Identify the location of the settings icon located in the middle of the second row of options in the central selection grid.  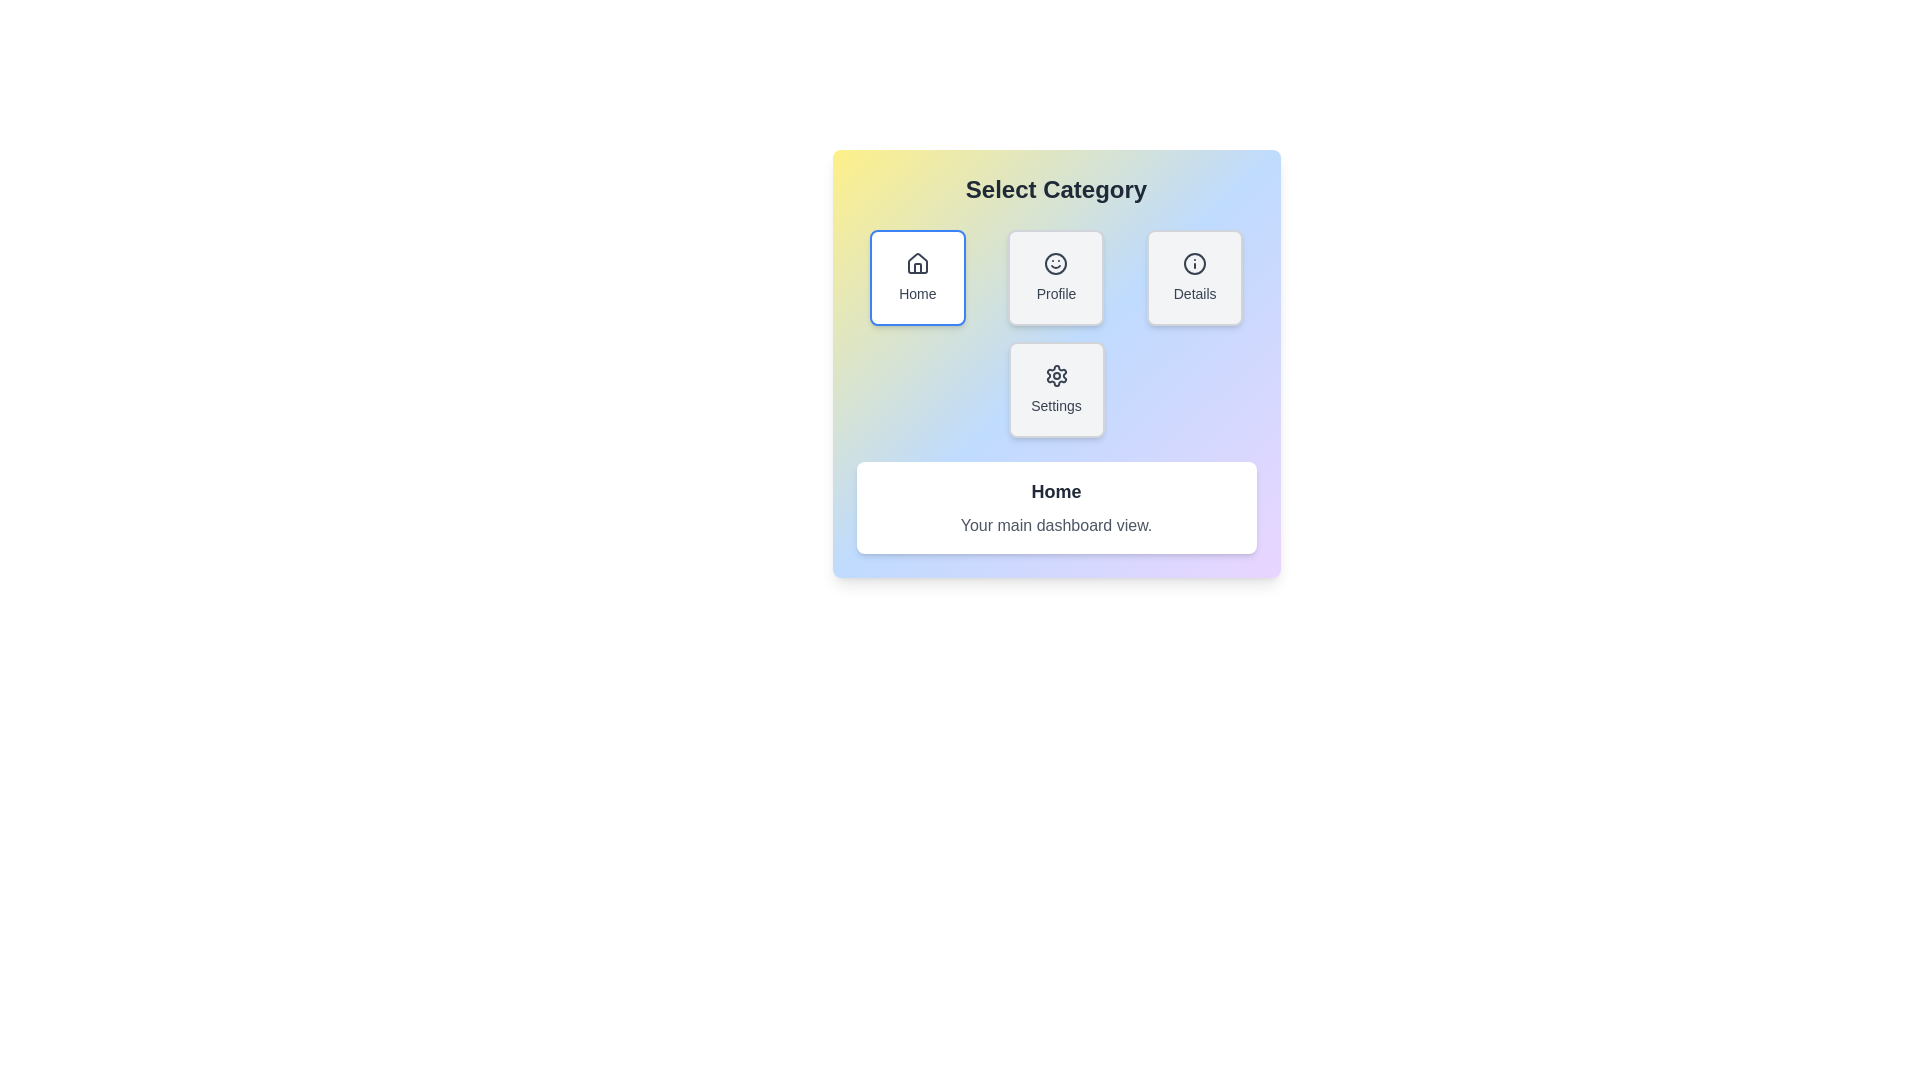
(1055, 375).